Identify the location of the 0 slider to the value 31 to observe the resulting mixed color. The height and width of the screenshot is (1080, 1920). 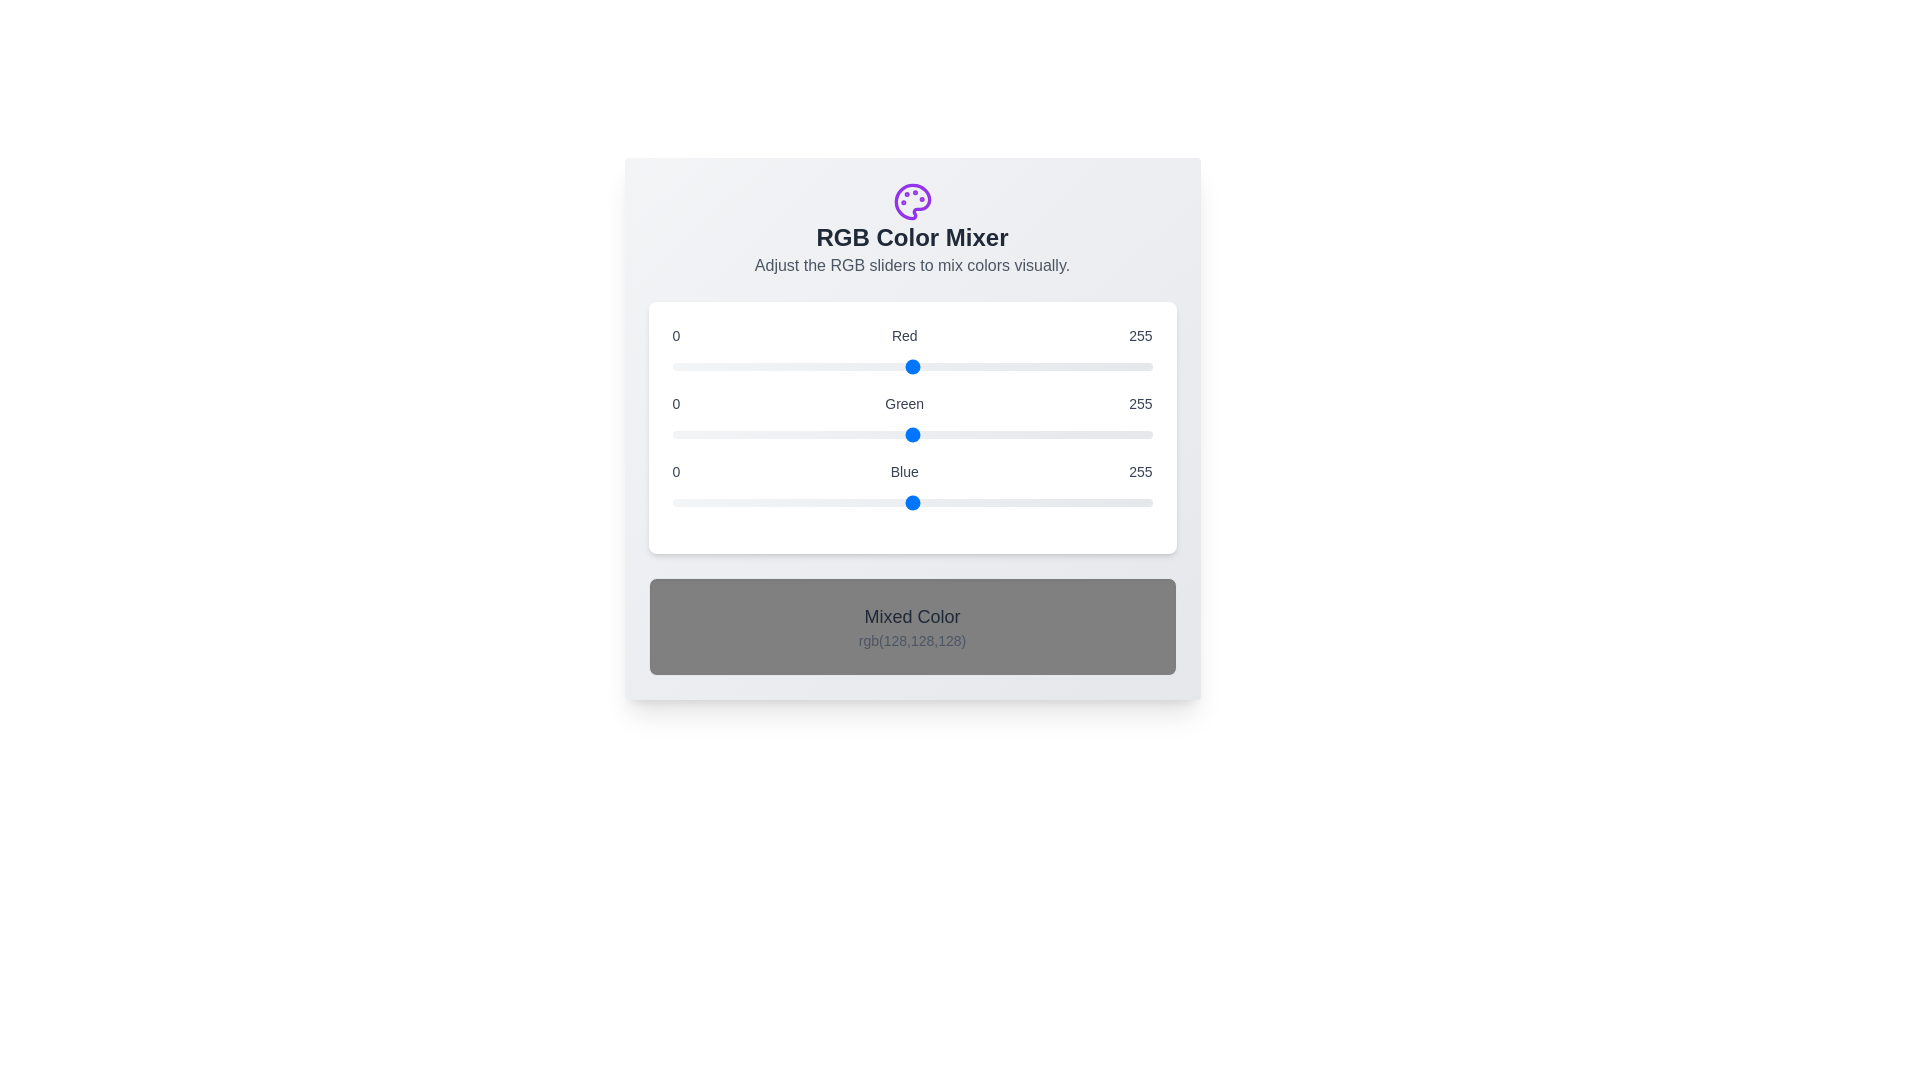
(911, 366).